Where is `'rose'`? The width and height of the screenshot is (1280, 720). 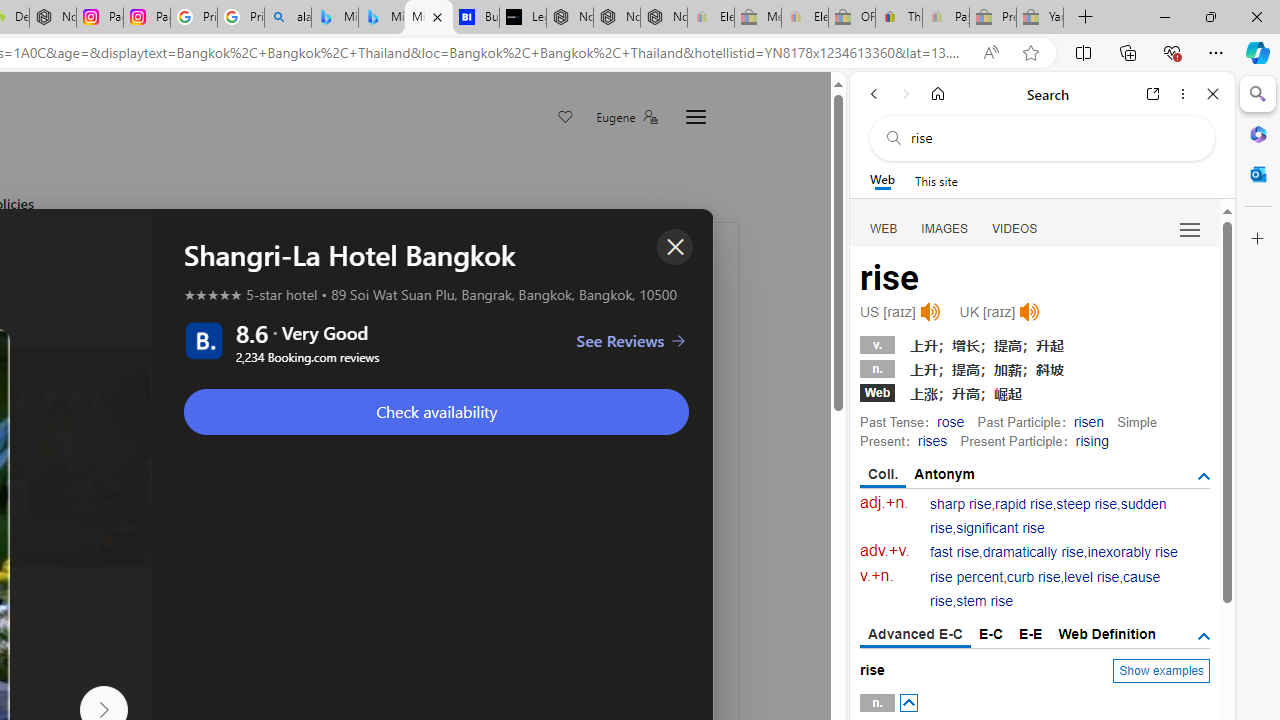 'rose' is located at coordinates (950, 420).